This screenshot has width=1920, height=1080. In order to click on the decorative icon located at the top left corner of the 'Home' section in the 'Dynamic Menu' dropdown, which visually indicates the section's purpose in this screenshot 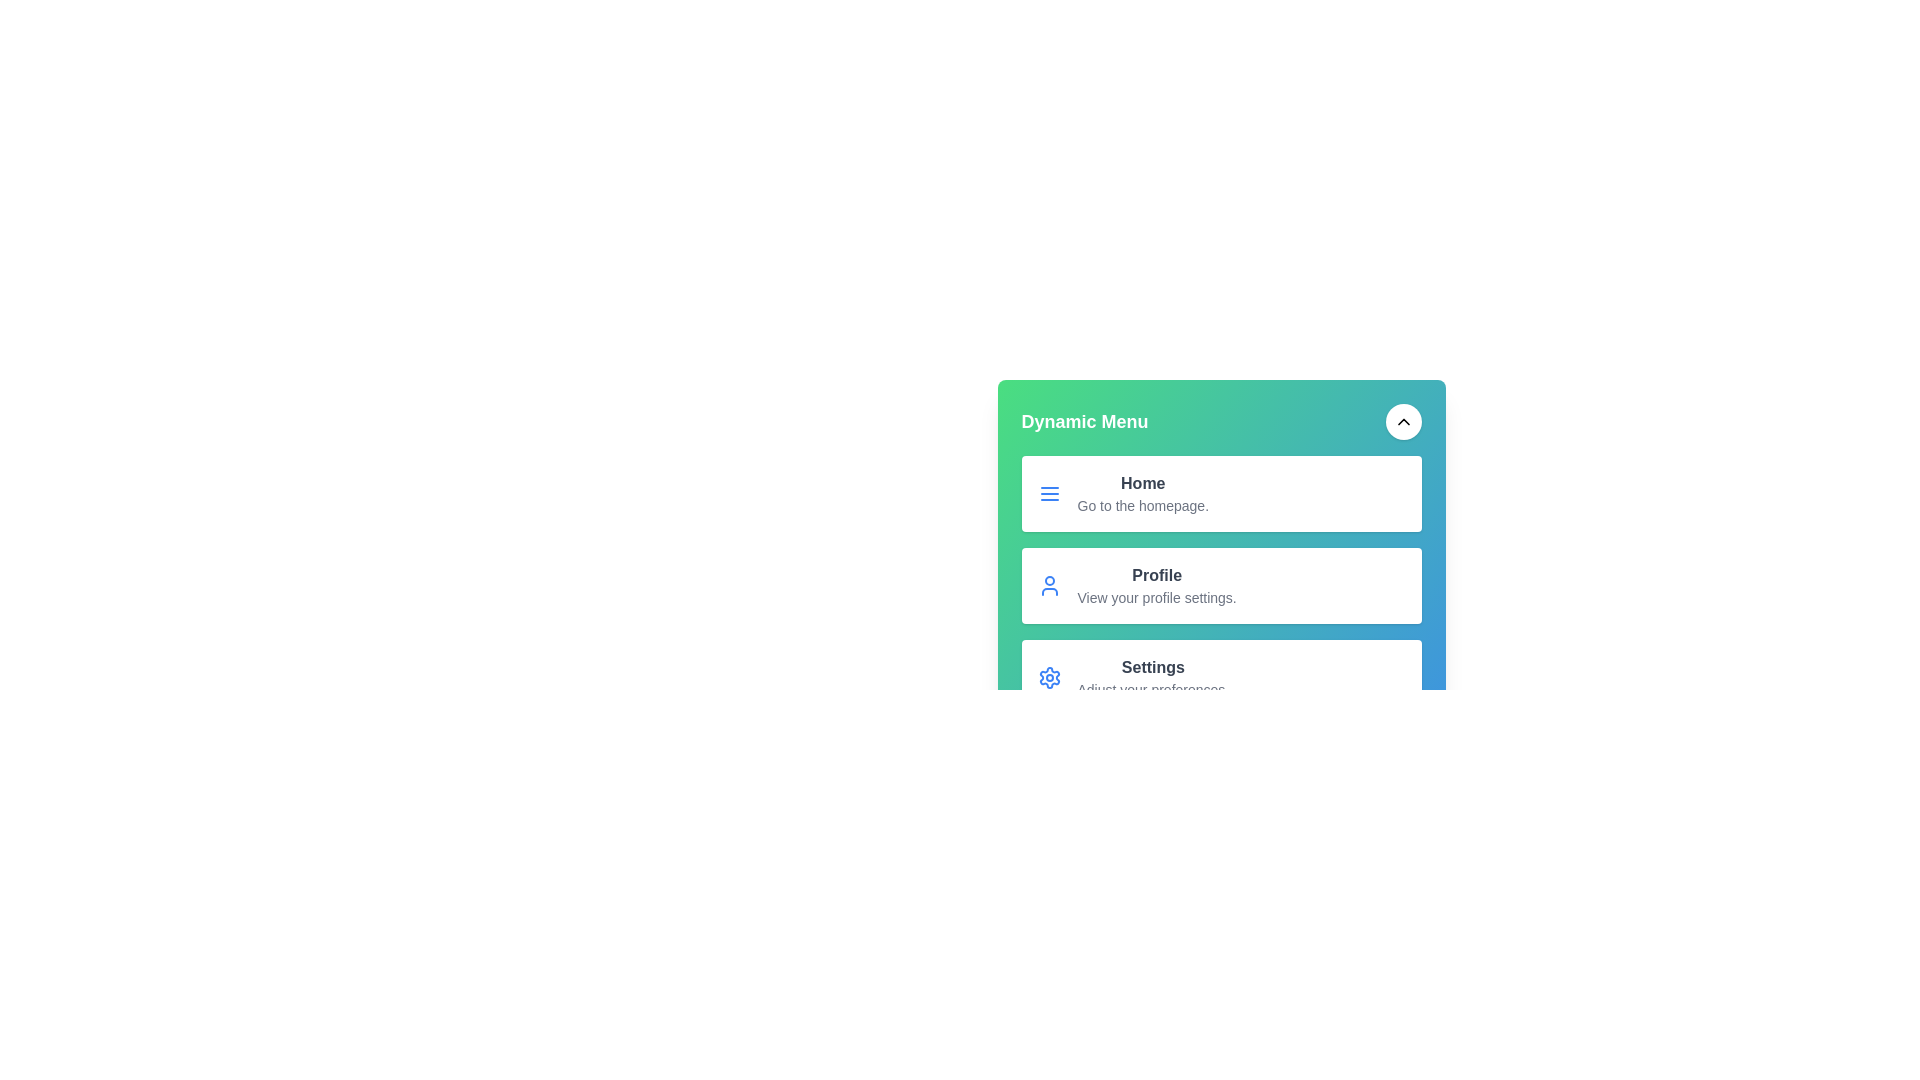, I will do `click(1048, 493)`.